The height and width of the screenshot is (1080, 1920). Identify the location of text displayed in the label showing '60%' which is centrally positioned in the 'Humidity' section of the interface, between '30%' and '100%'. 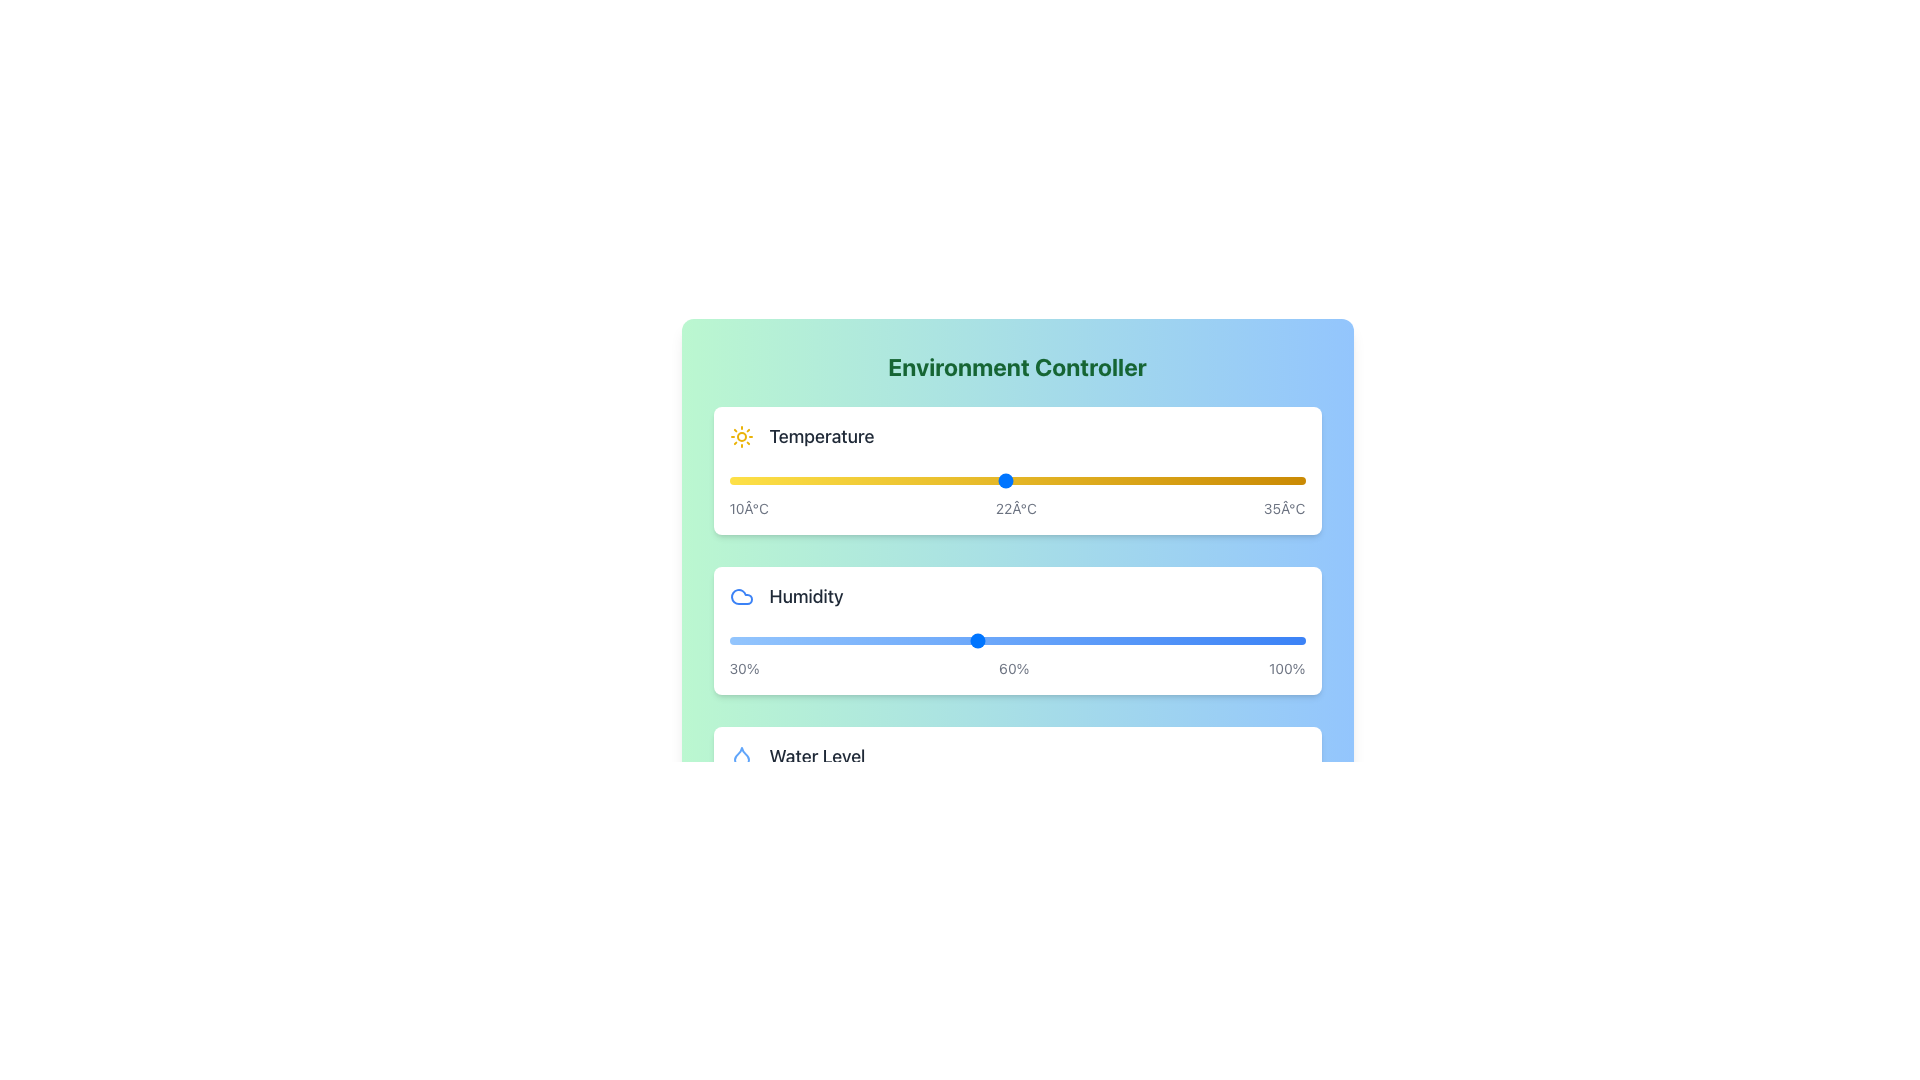
(1014, 668).